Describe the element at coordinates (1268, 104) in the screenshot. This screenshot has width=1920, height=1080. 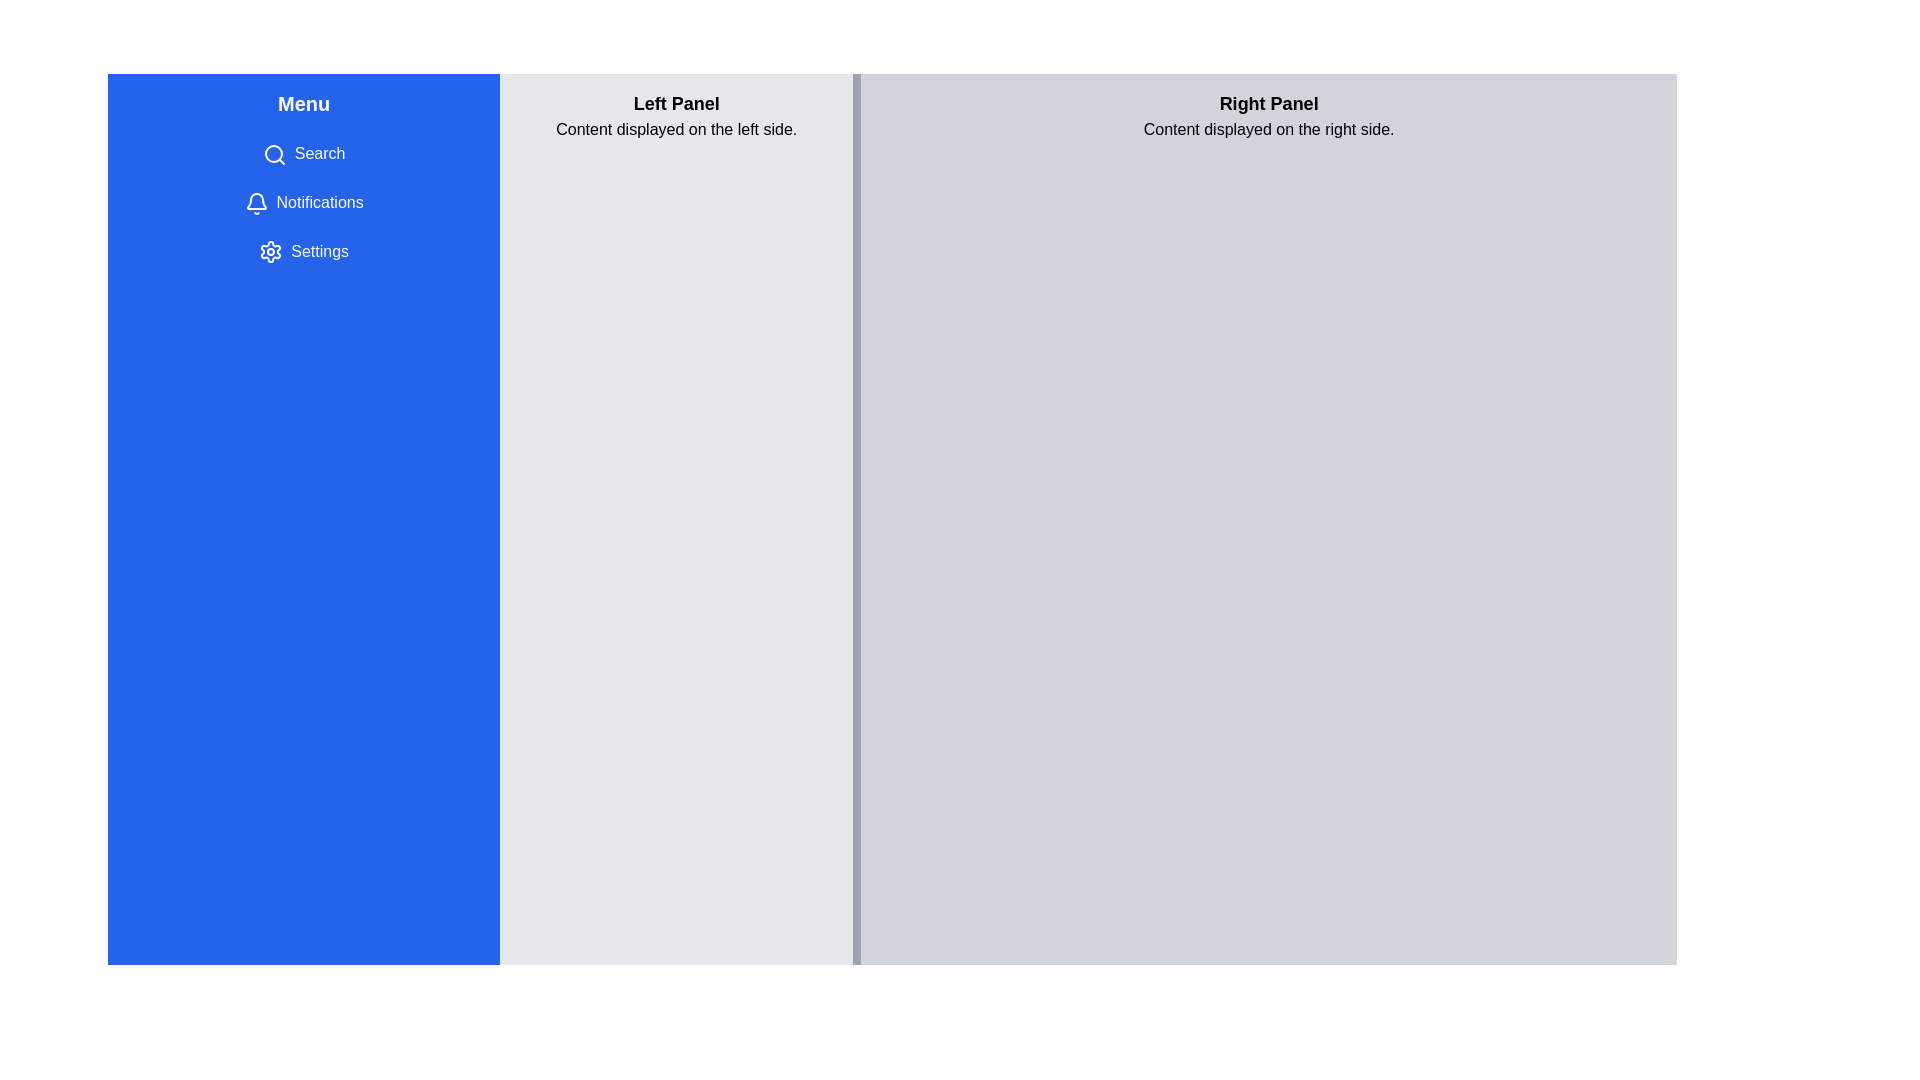
I see `the Text label that serves as a title for the right panel, located at the top of the right gray panel` at that location.